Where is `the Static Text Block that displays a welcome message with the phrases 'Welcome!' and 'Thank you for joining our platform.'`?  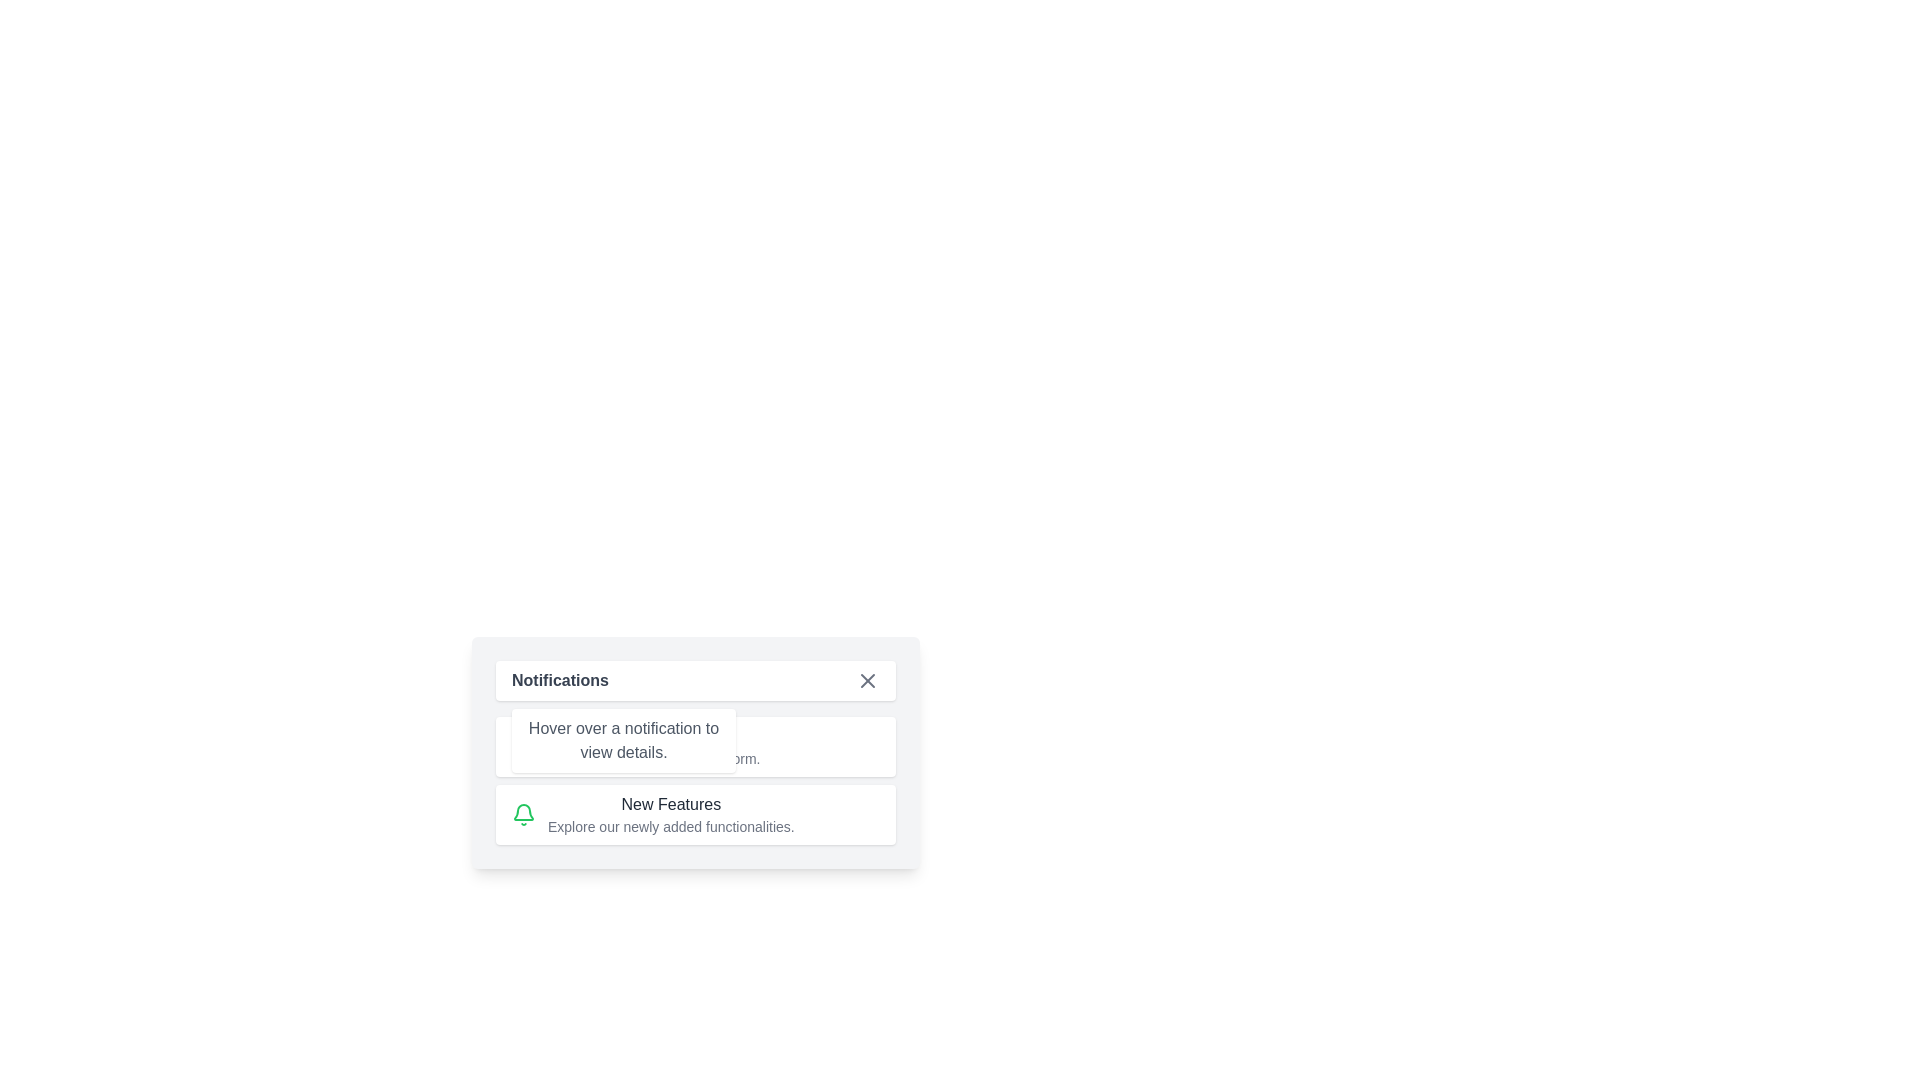
the Static Text Block that displays a welcome message with the phrases 'Welcome!' and 'Thank you for joining our platform.' is located at coordinates (654, 747).